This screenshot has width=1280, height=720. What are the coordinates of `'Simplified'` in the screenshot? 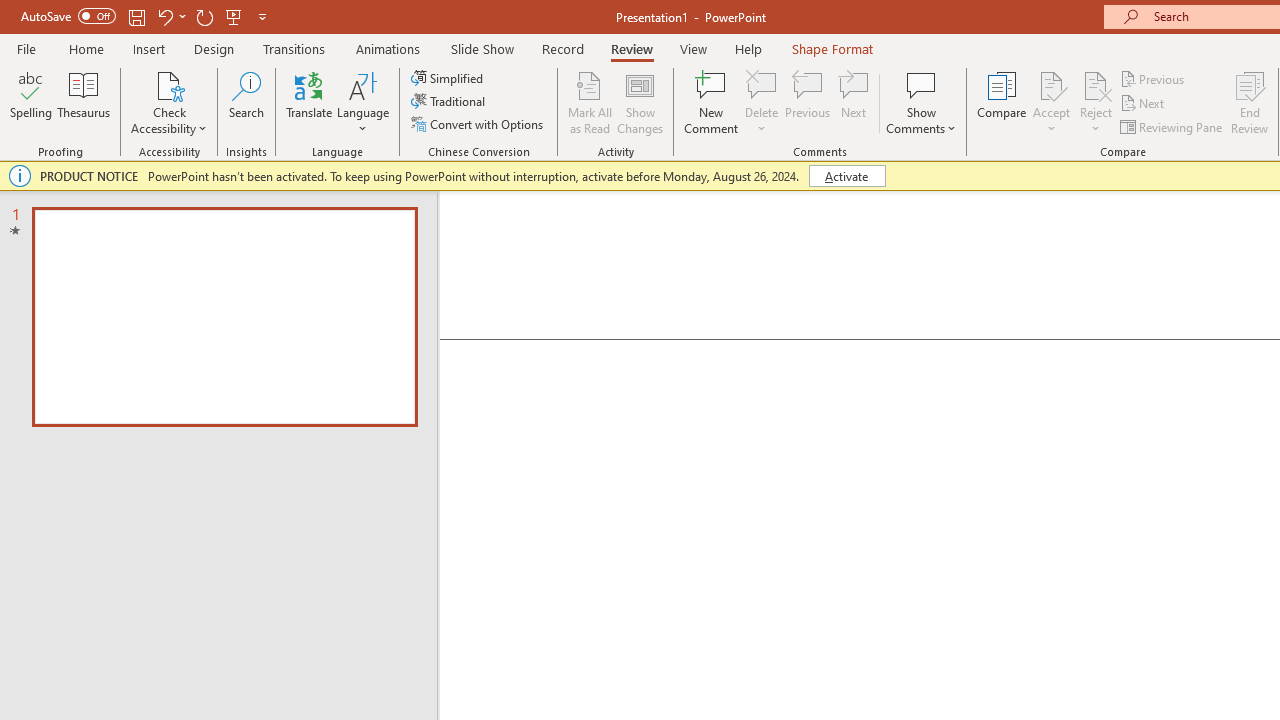 It's located at (448, 77).